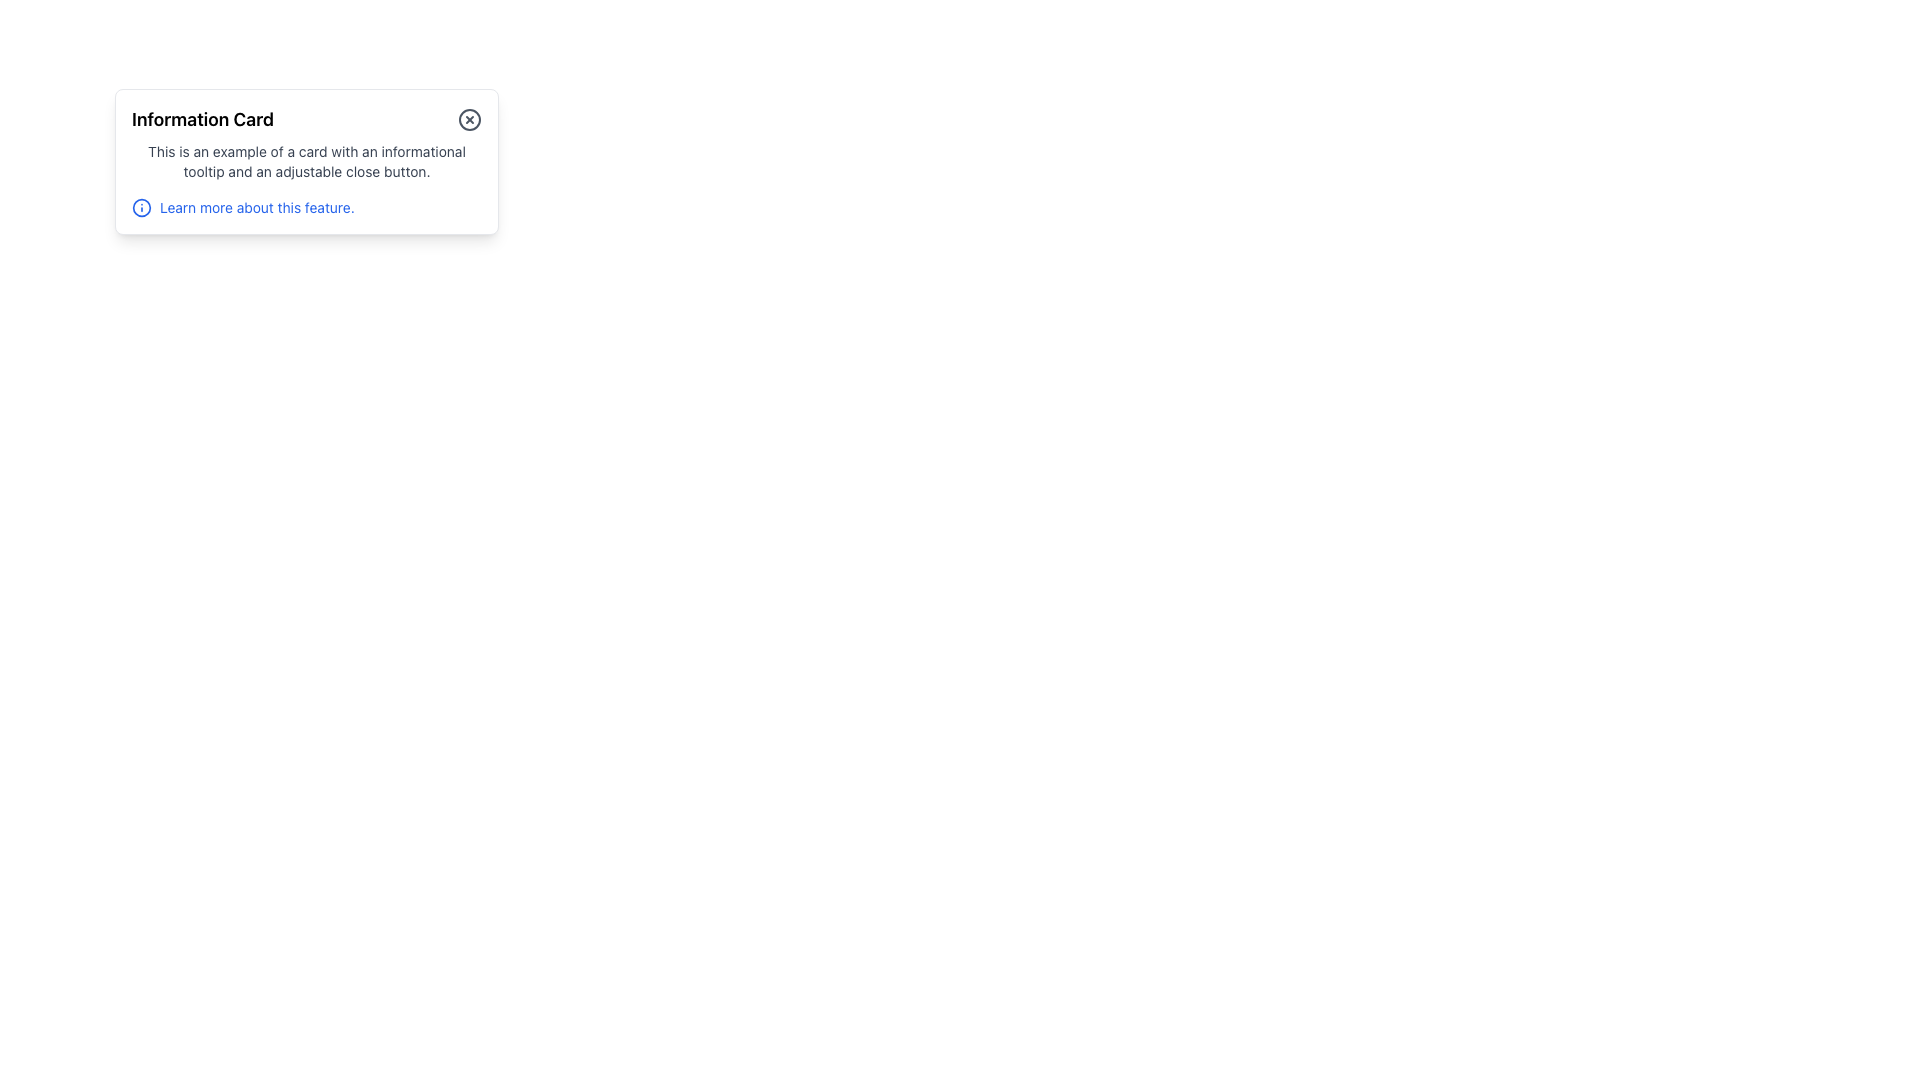 This screenshot has width=1920, height=1080. What do you see at coordinates (256, 208) in the screenshot?
I see `the informational text at the bottom left of the Information Card, which provides guidance about the card's feature` at bounding box center [256, 208].